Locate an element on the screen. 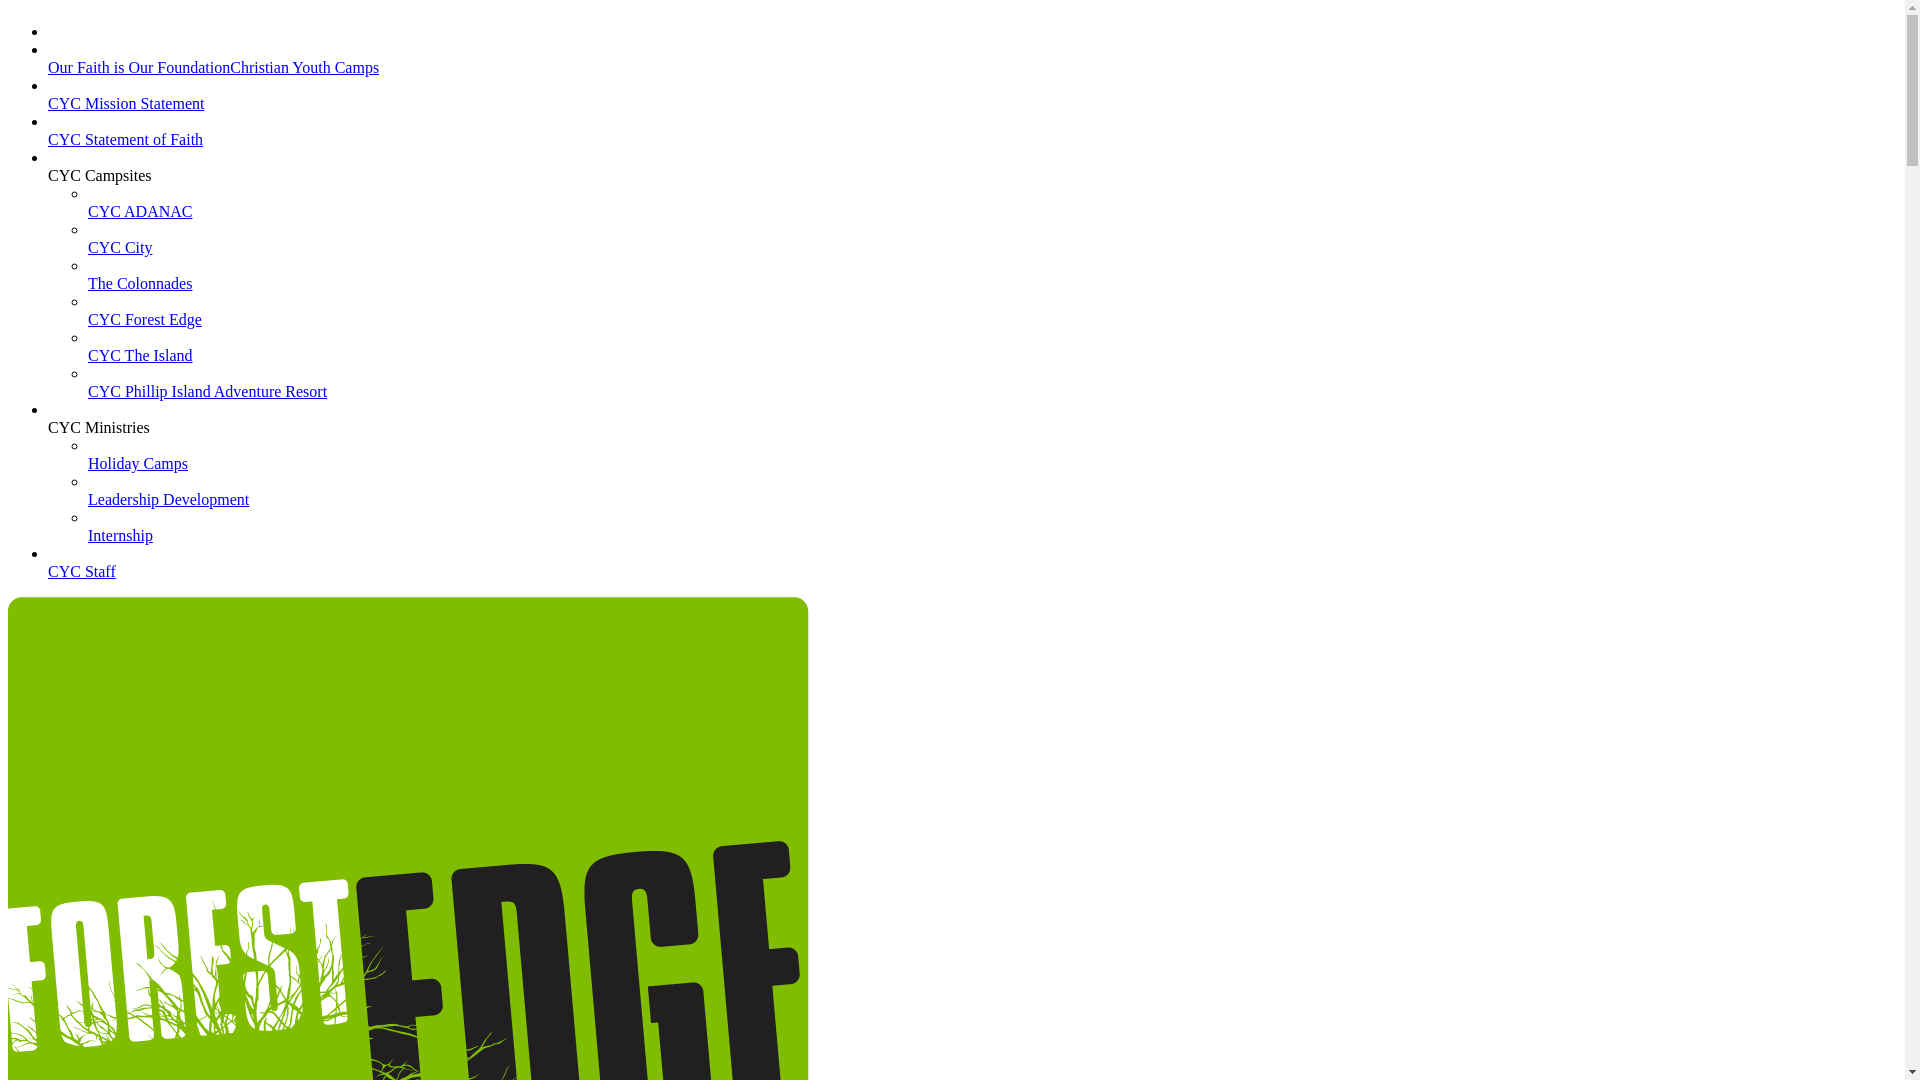 This screenshot has width=1920, height=1080. 'CYC Ministries' is located at coordinates (98, 435).